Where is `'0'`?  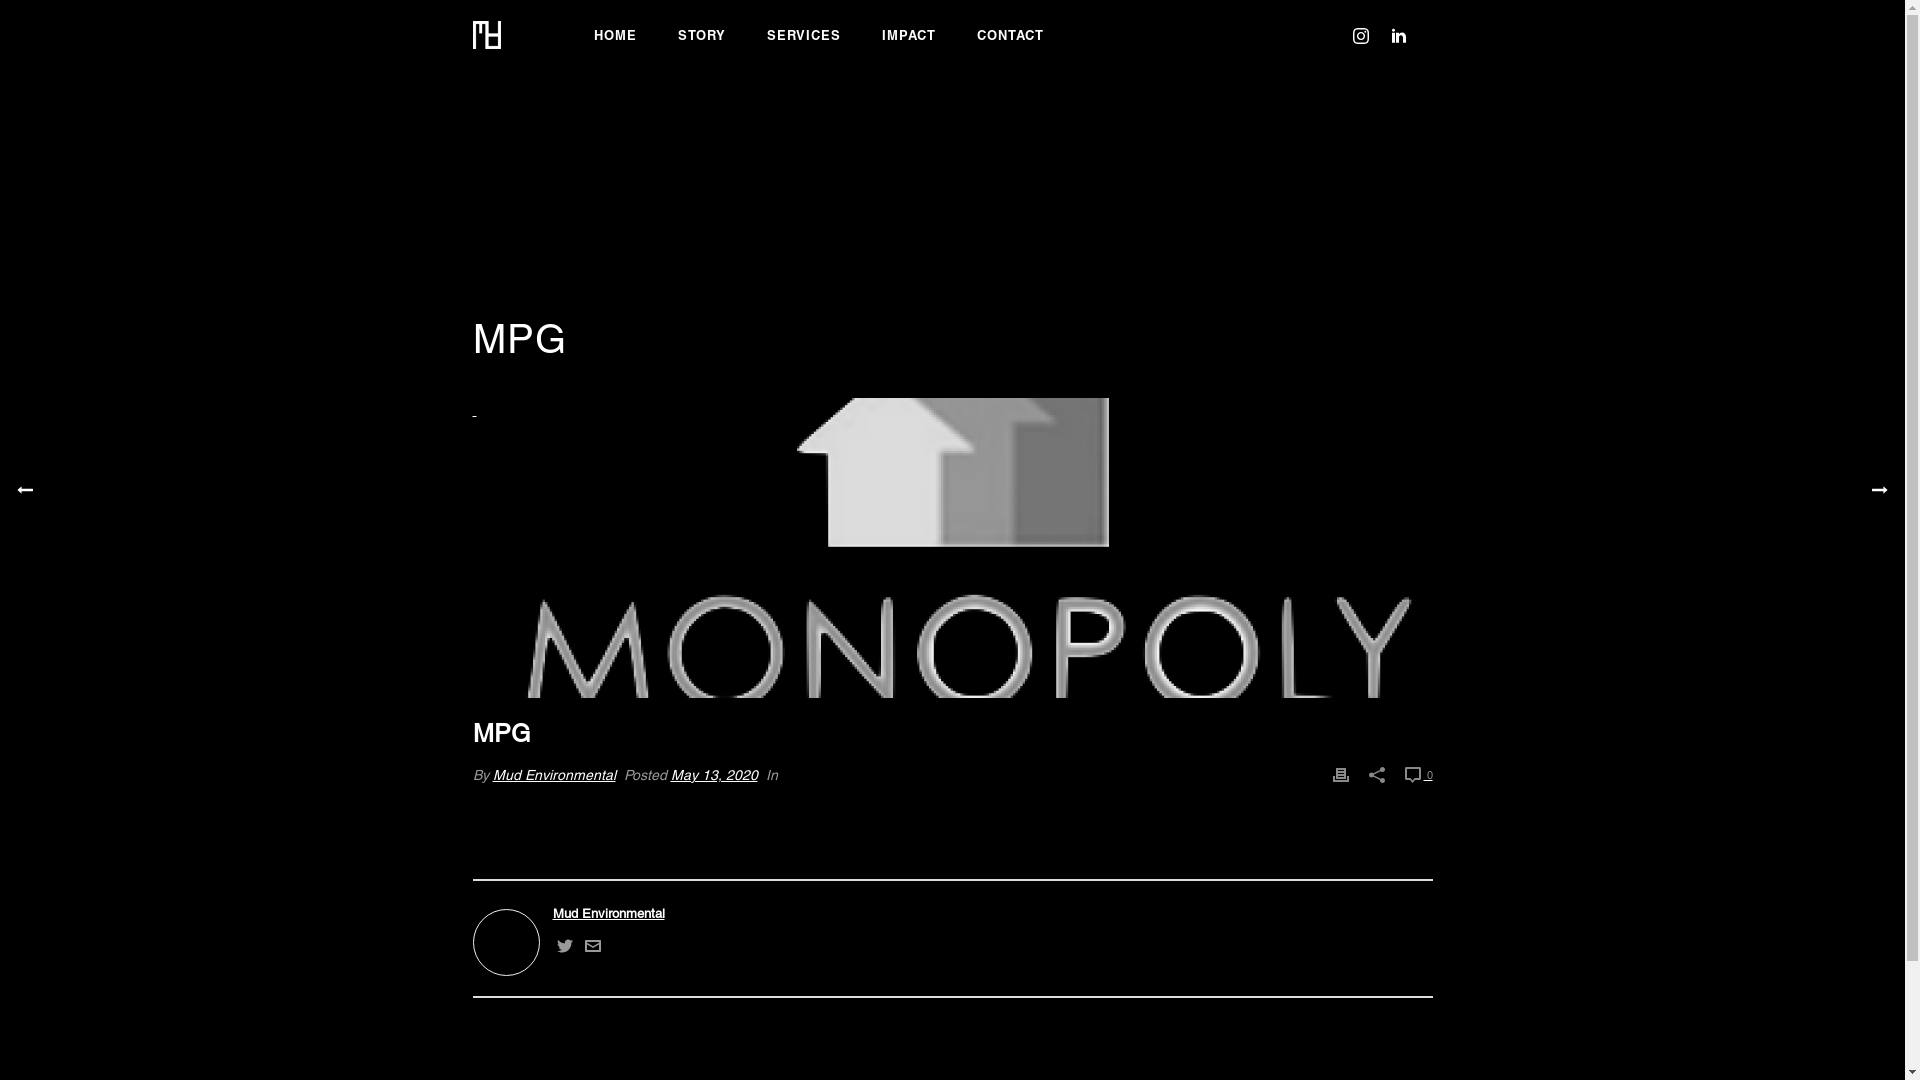
'0' is located at coordinates (1416, 774).